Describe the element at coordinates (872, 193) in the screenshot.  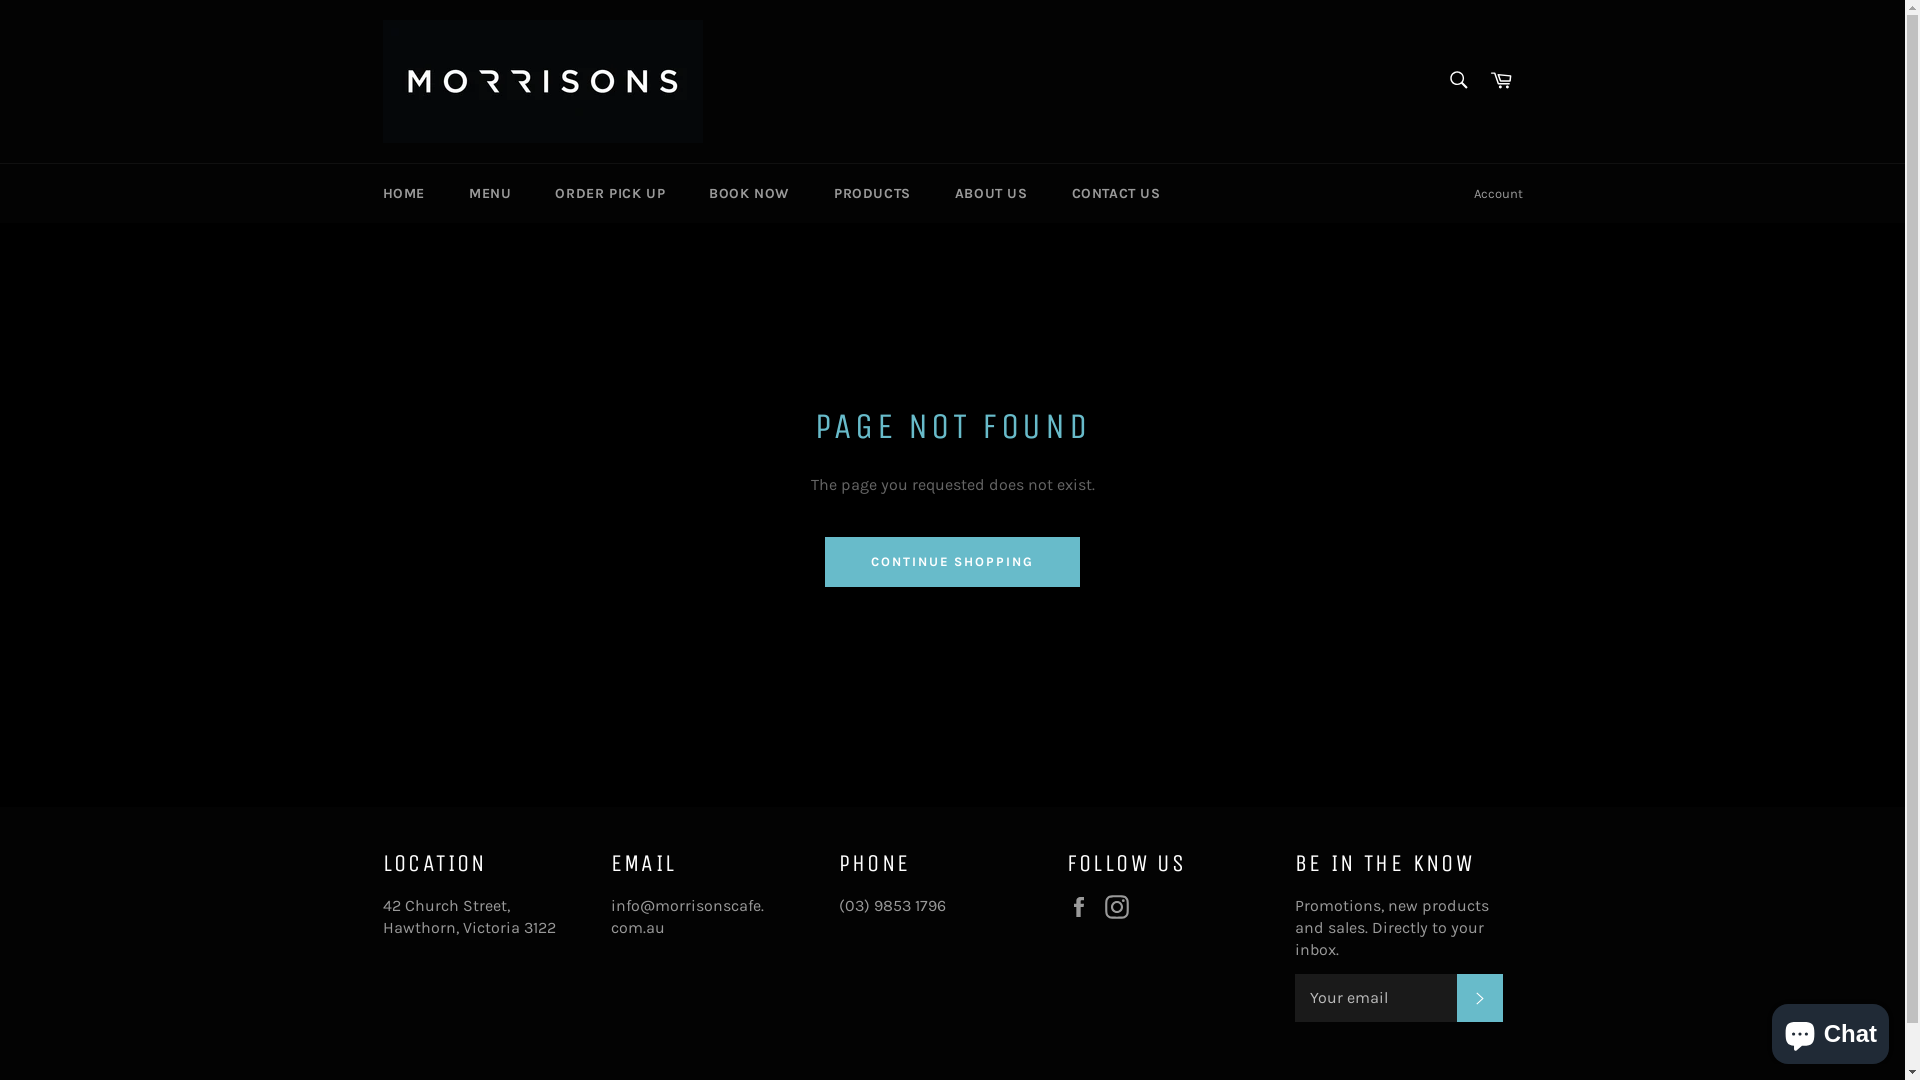
I see `'PRODUCTS'` at that location.